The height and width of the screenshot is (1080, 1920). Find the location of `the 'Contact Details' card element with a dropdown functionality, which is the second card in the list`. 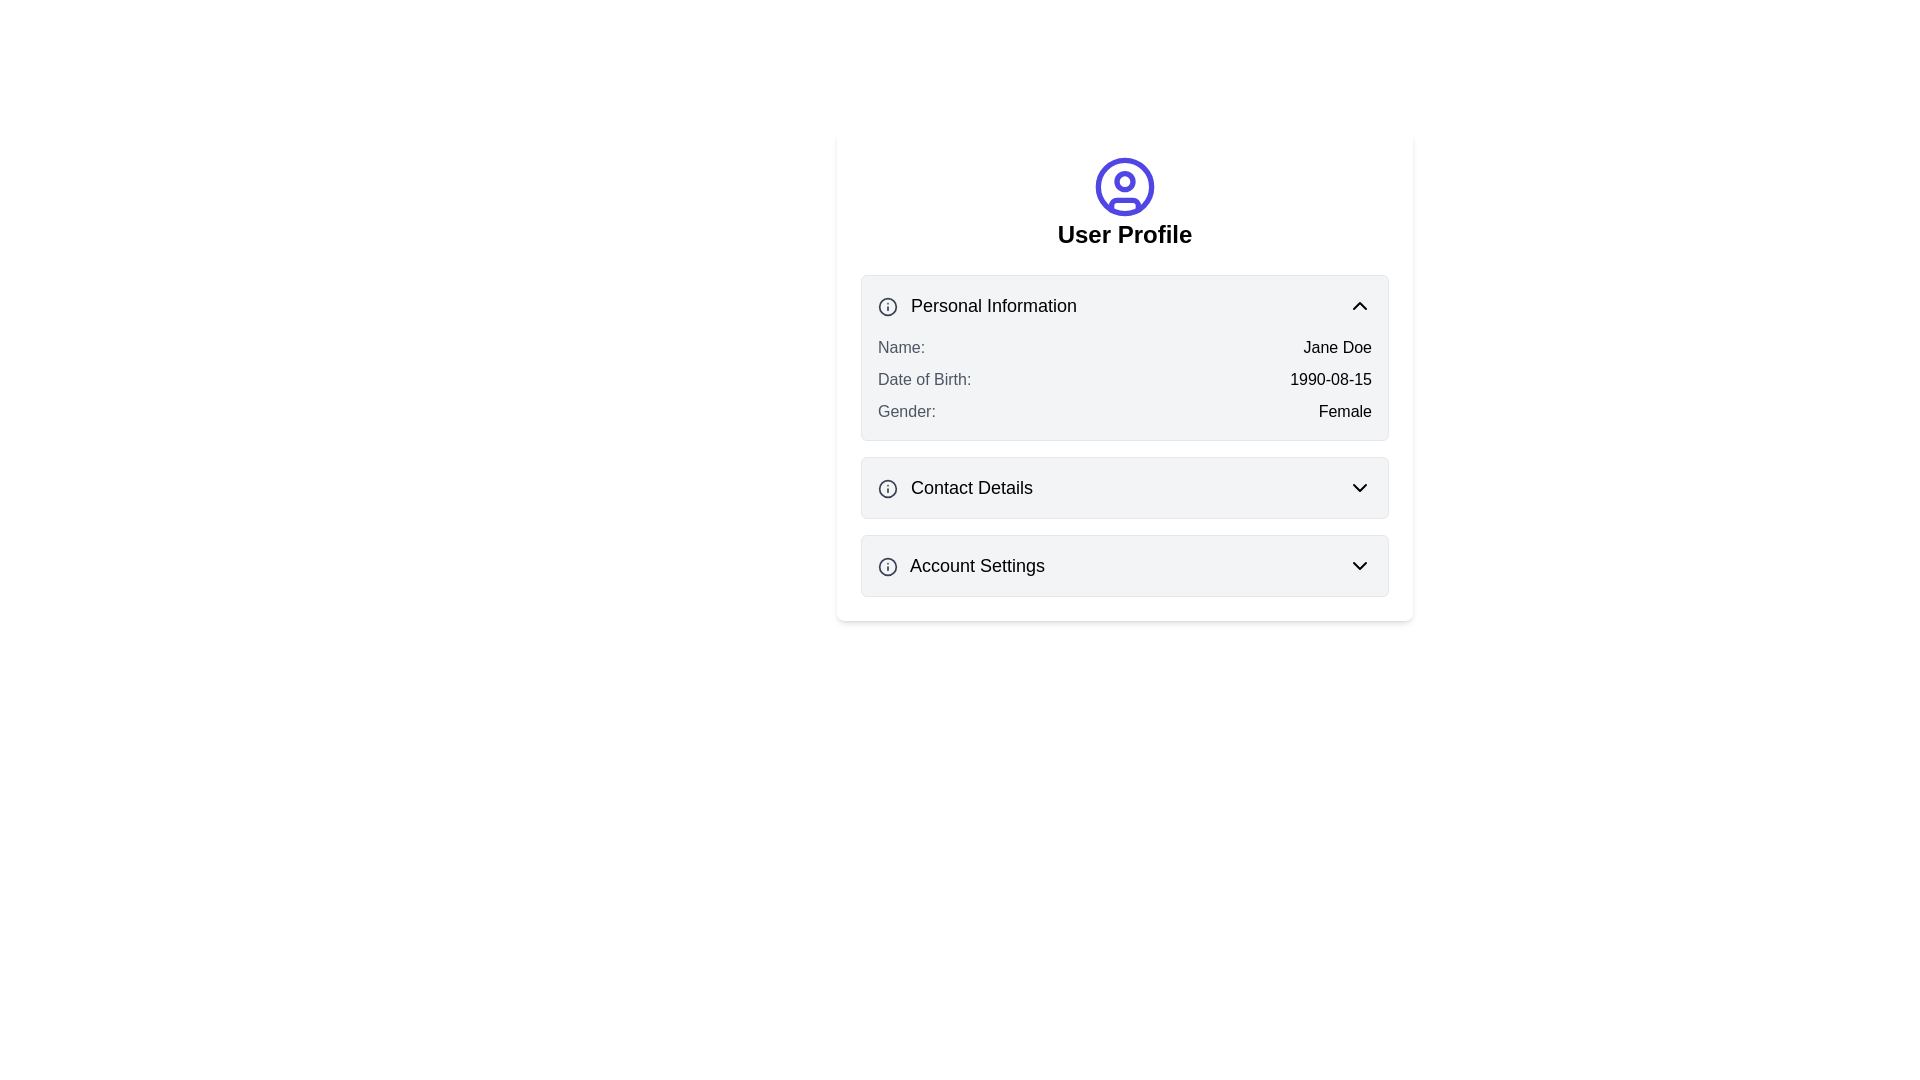

the 'Contact Details' card element with a dropdown functionality, which is the second card in the list is located at coordinates (1124, 488).